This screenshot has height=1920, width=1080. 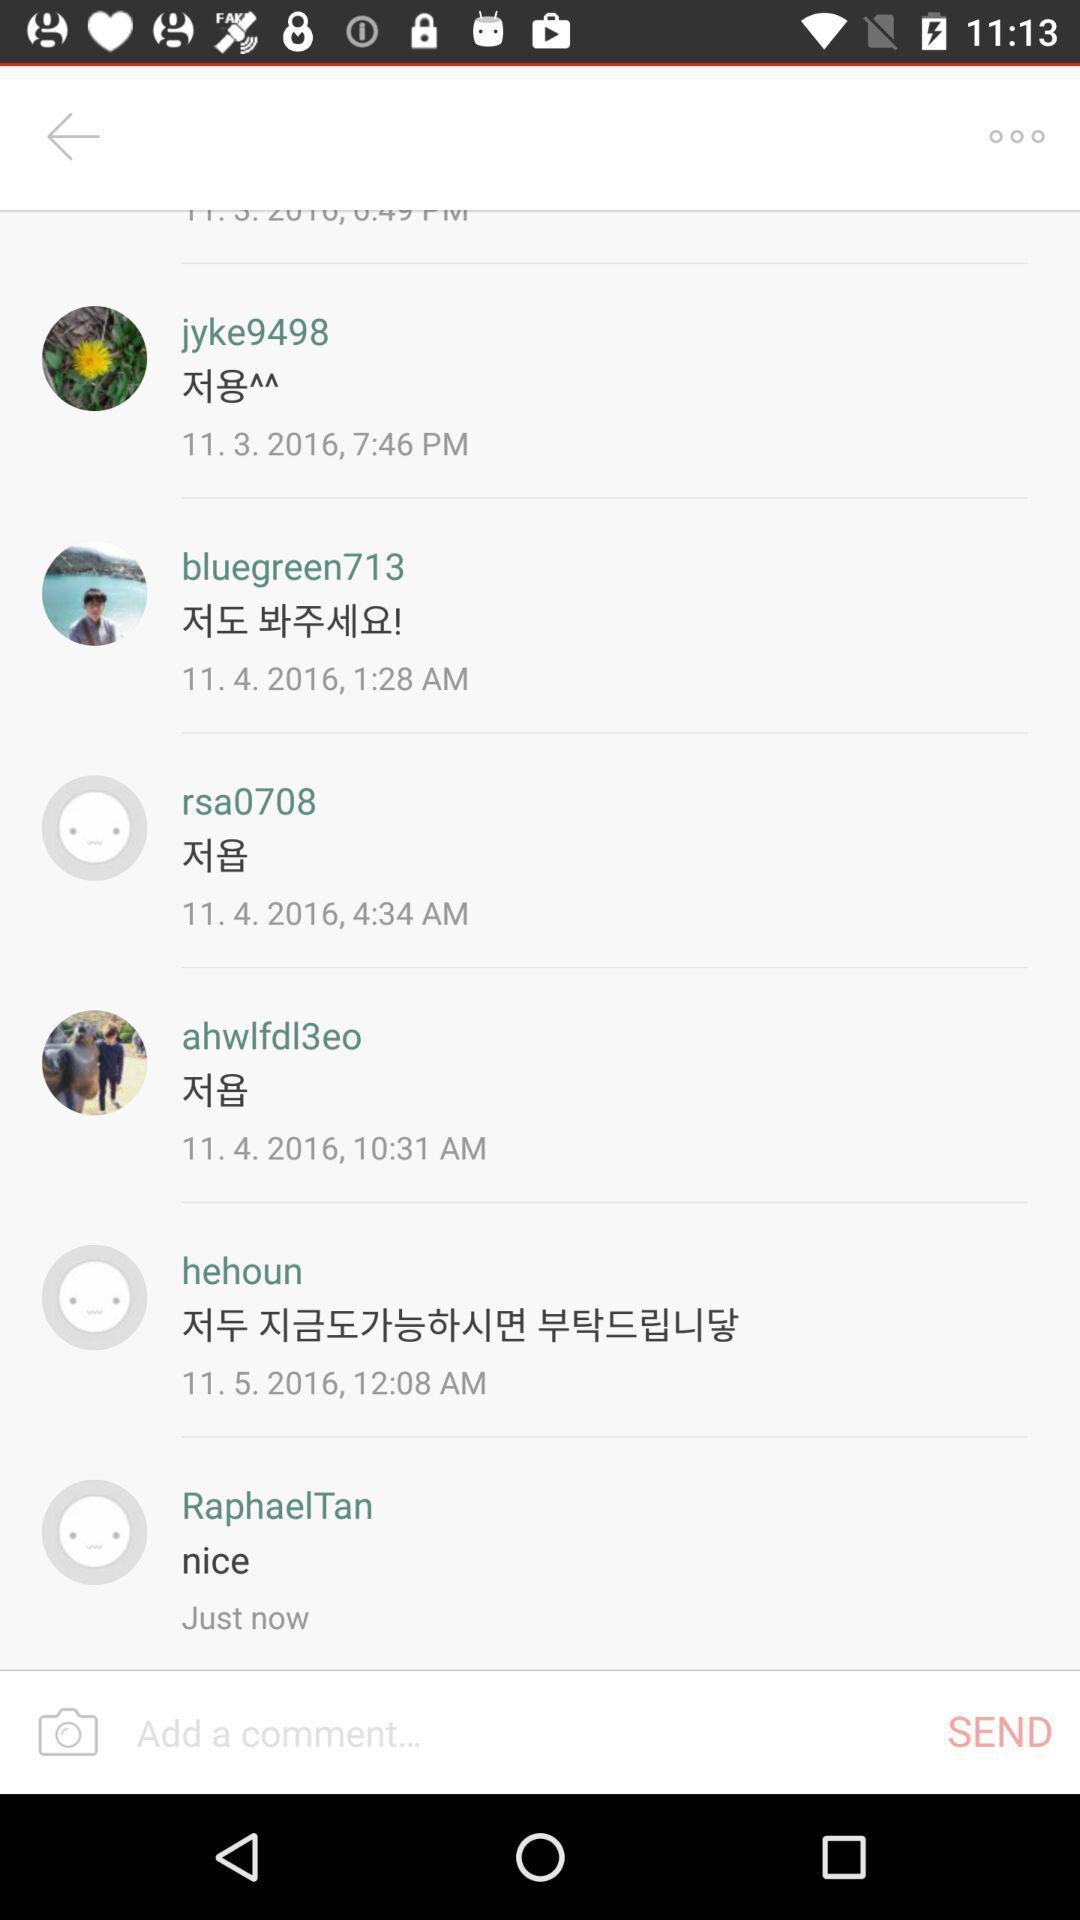 What do you see at coordinates (67, 1732) in the screenshot?
I see `the photo icon` at bounding box center [67, 1732].